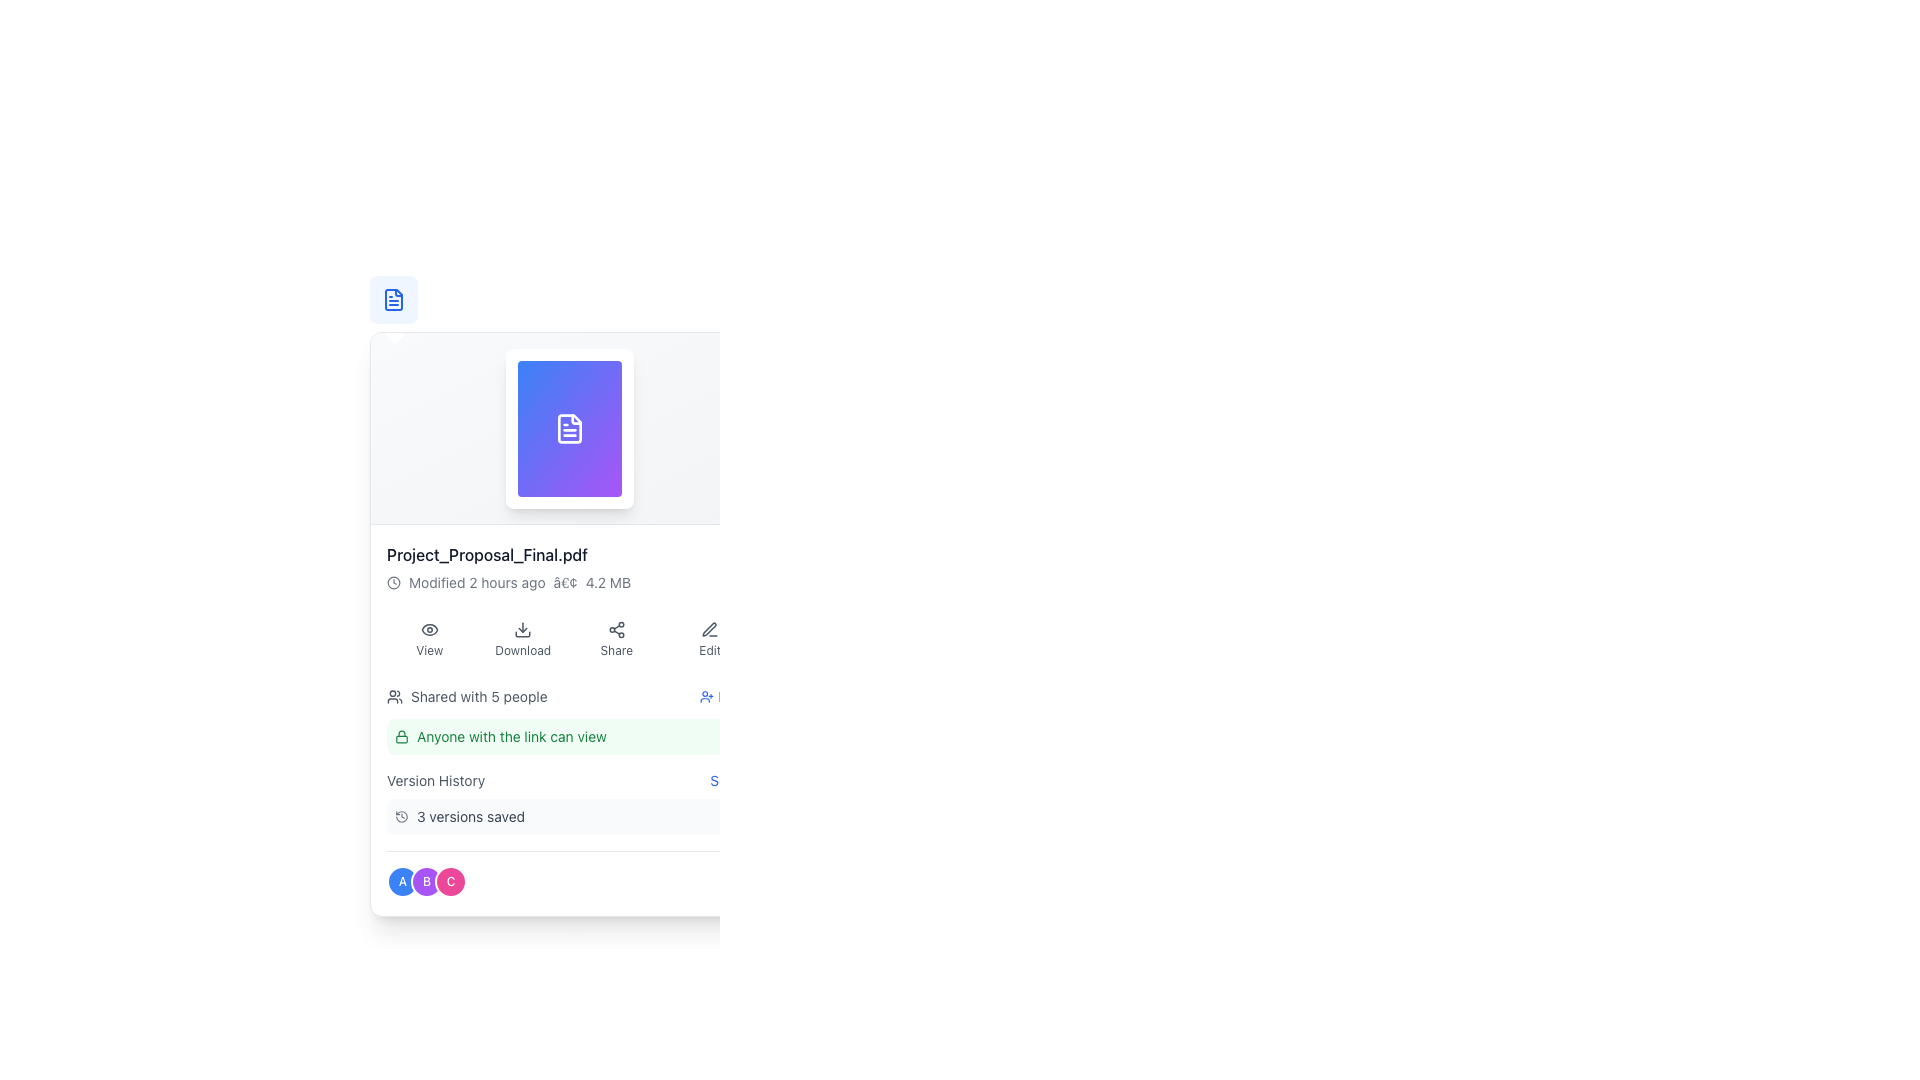  What do you see at coordinates (428, 640) in the screenshot?
I see `the 'View' button, which is the first button in a row of four buttons located below a document preview, featuring an eye icon above the text 'View'` at bounding box center [428, 640].